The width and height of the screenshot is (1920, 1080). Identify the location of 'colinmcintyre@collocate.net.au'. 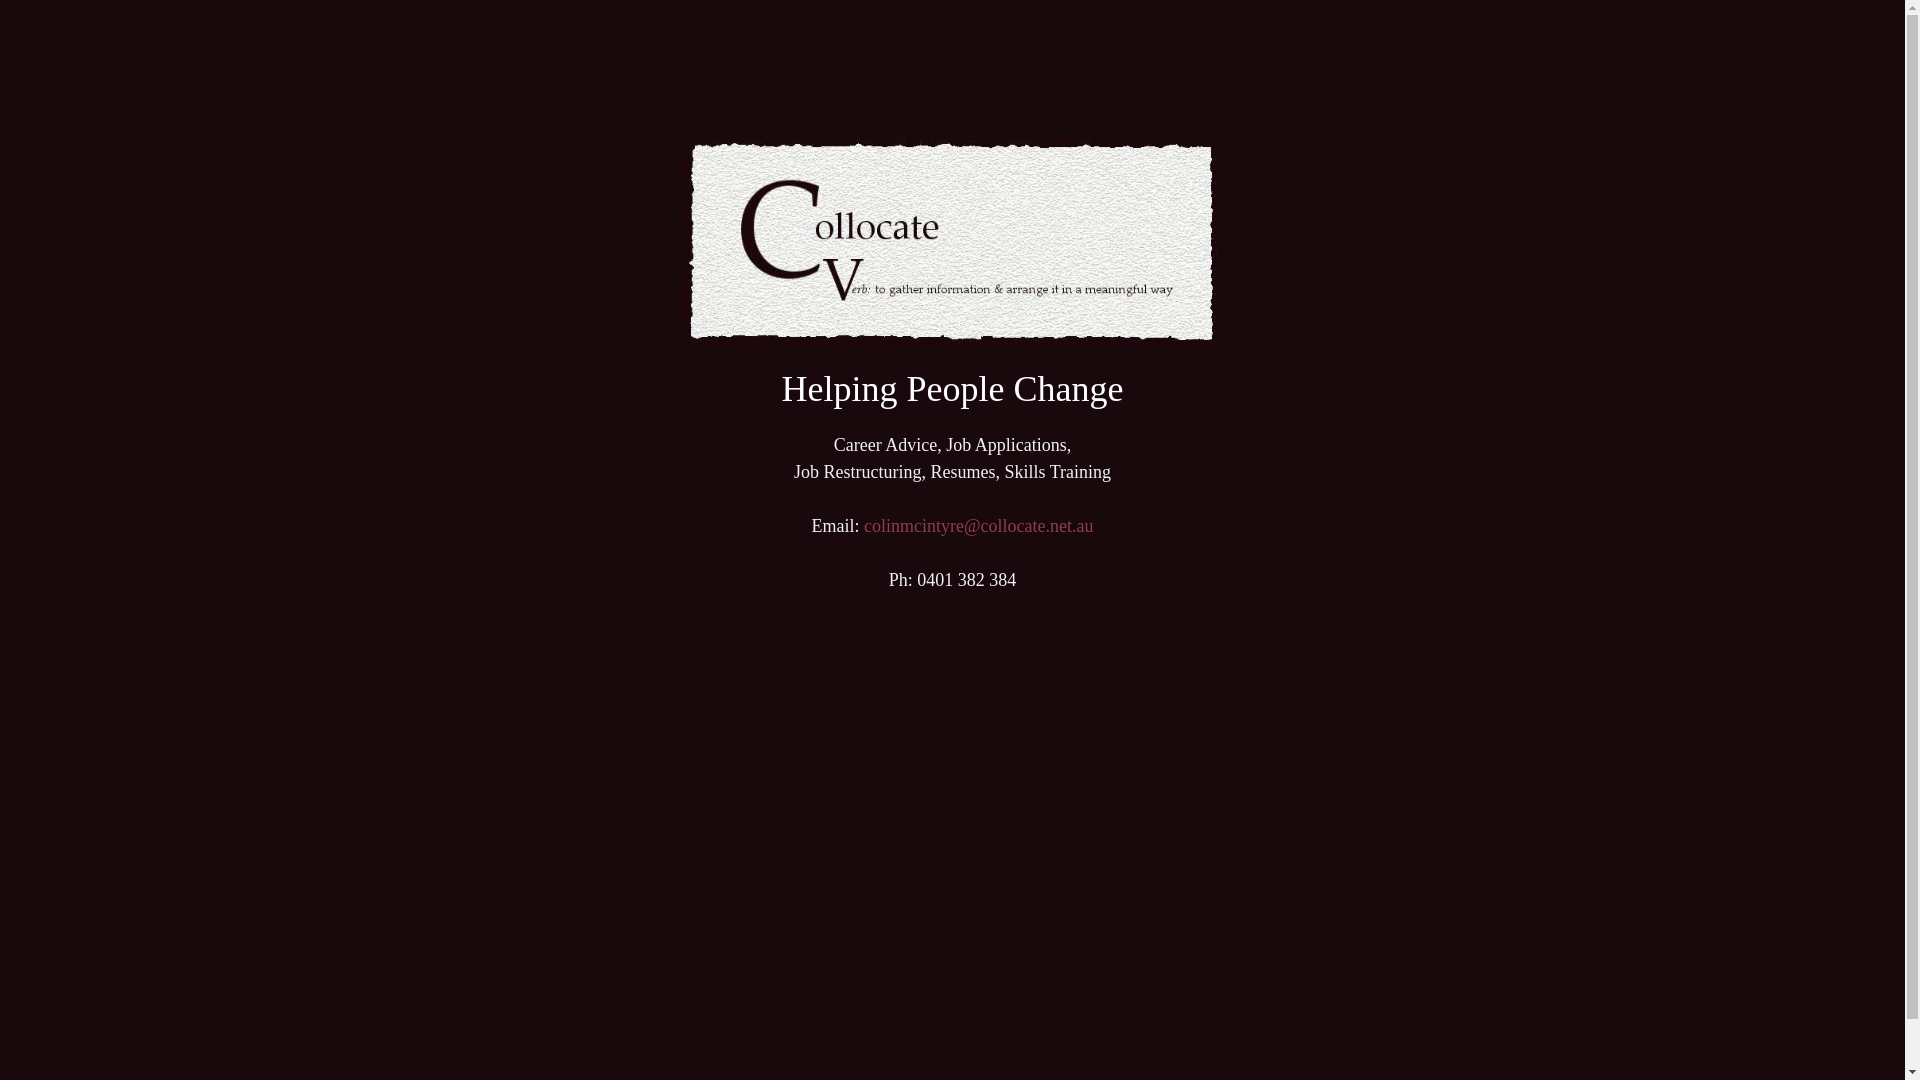
(978, 524).